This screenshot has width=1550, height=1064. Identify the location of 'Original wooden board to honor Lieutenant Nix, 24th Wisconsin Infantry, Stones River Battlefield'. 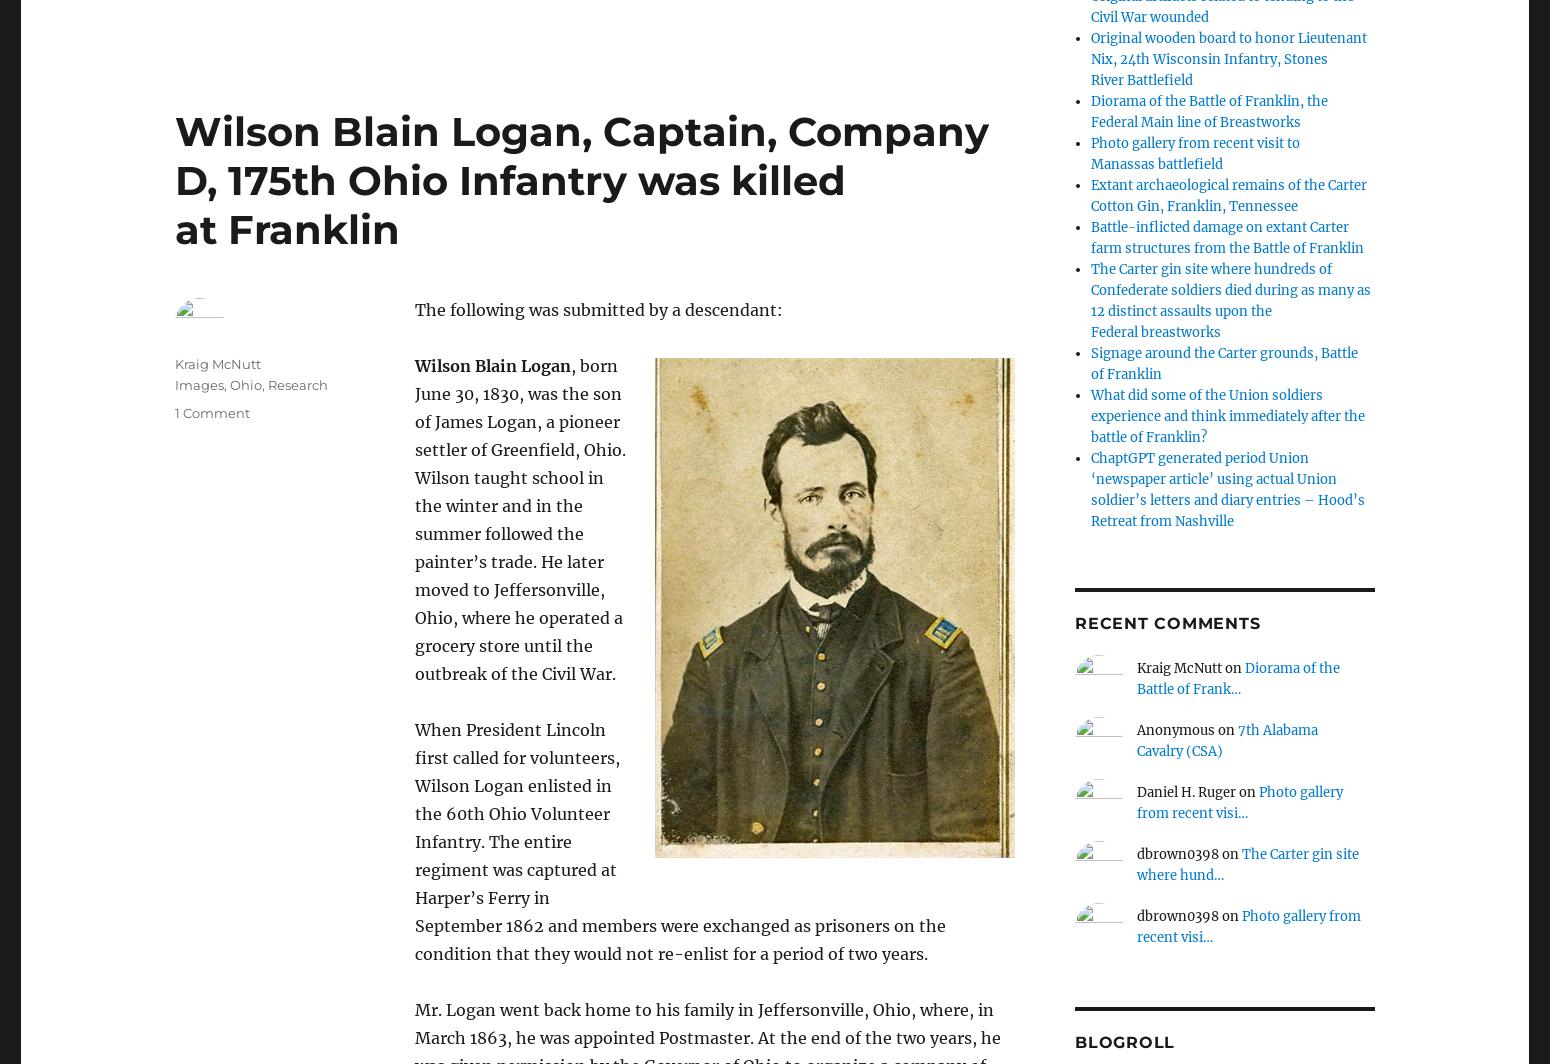
(1228, 58).